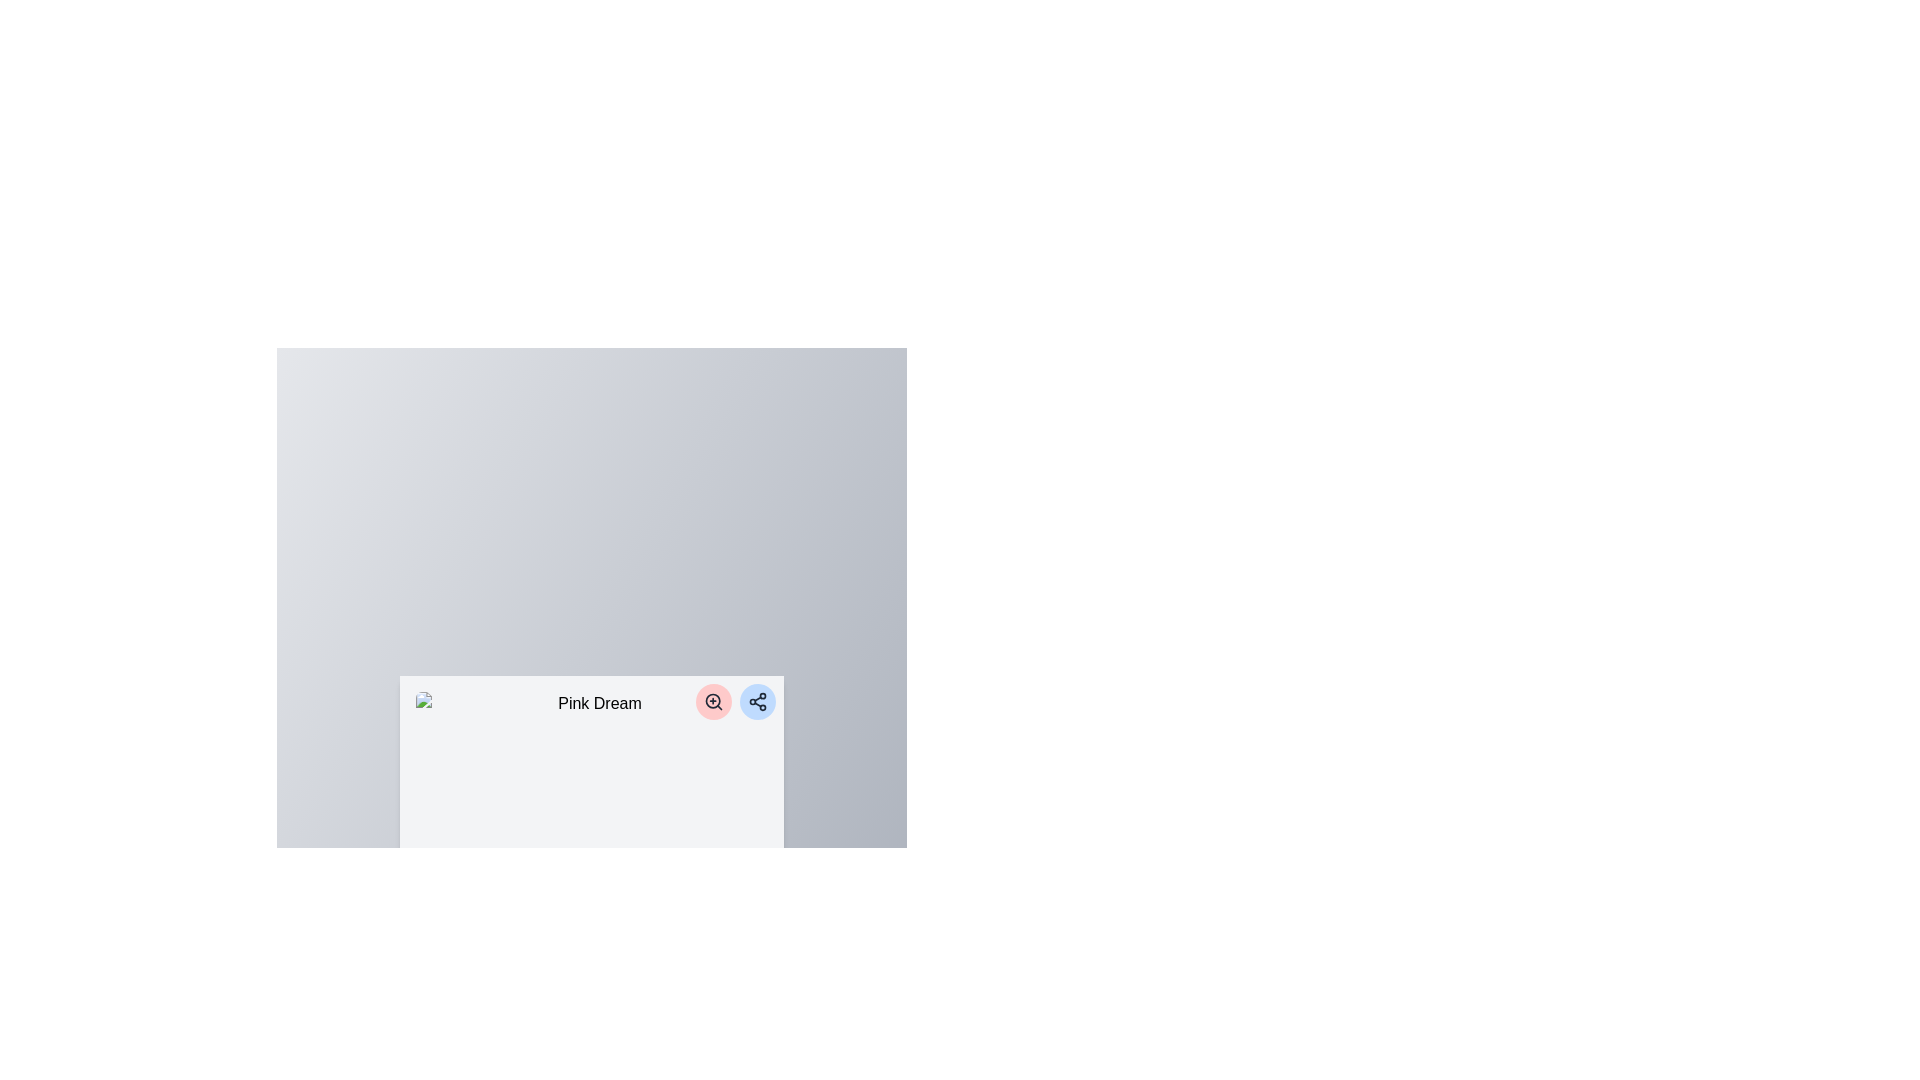 Image resolution: width=1920 pixels, height=1080 pixels. What do you see at coordinates (714, 701) in the screenshot?
I see `the magnifier button located in the top right corner of the 'Pink Dream' section to zoom in on the associated content` at bounding box center [714, 701].